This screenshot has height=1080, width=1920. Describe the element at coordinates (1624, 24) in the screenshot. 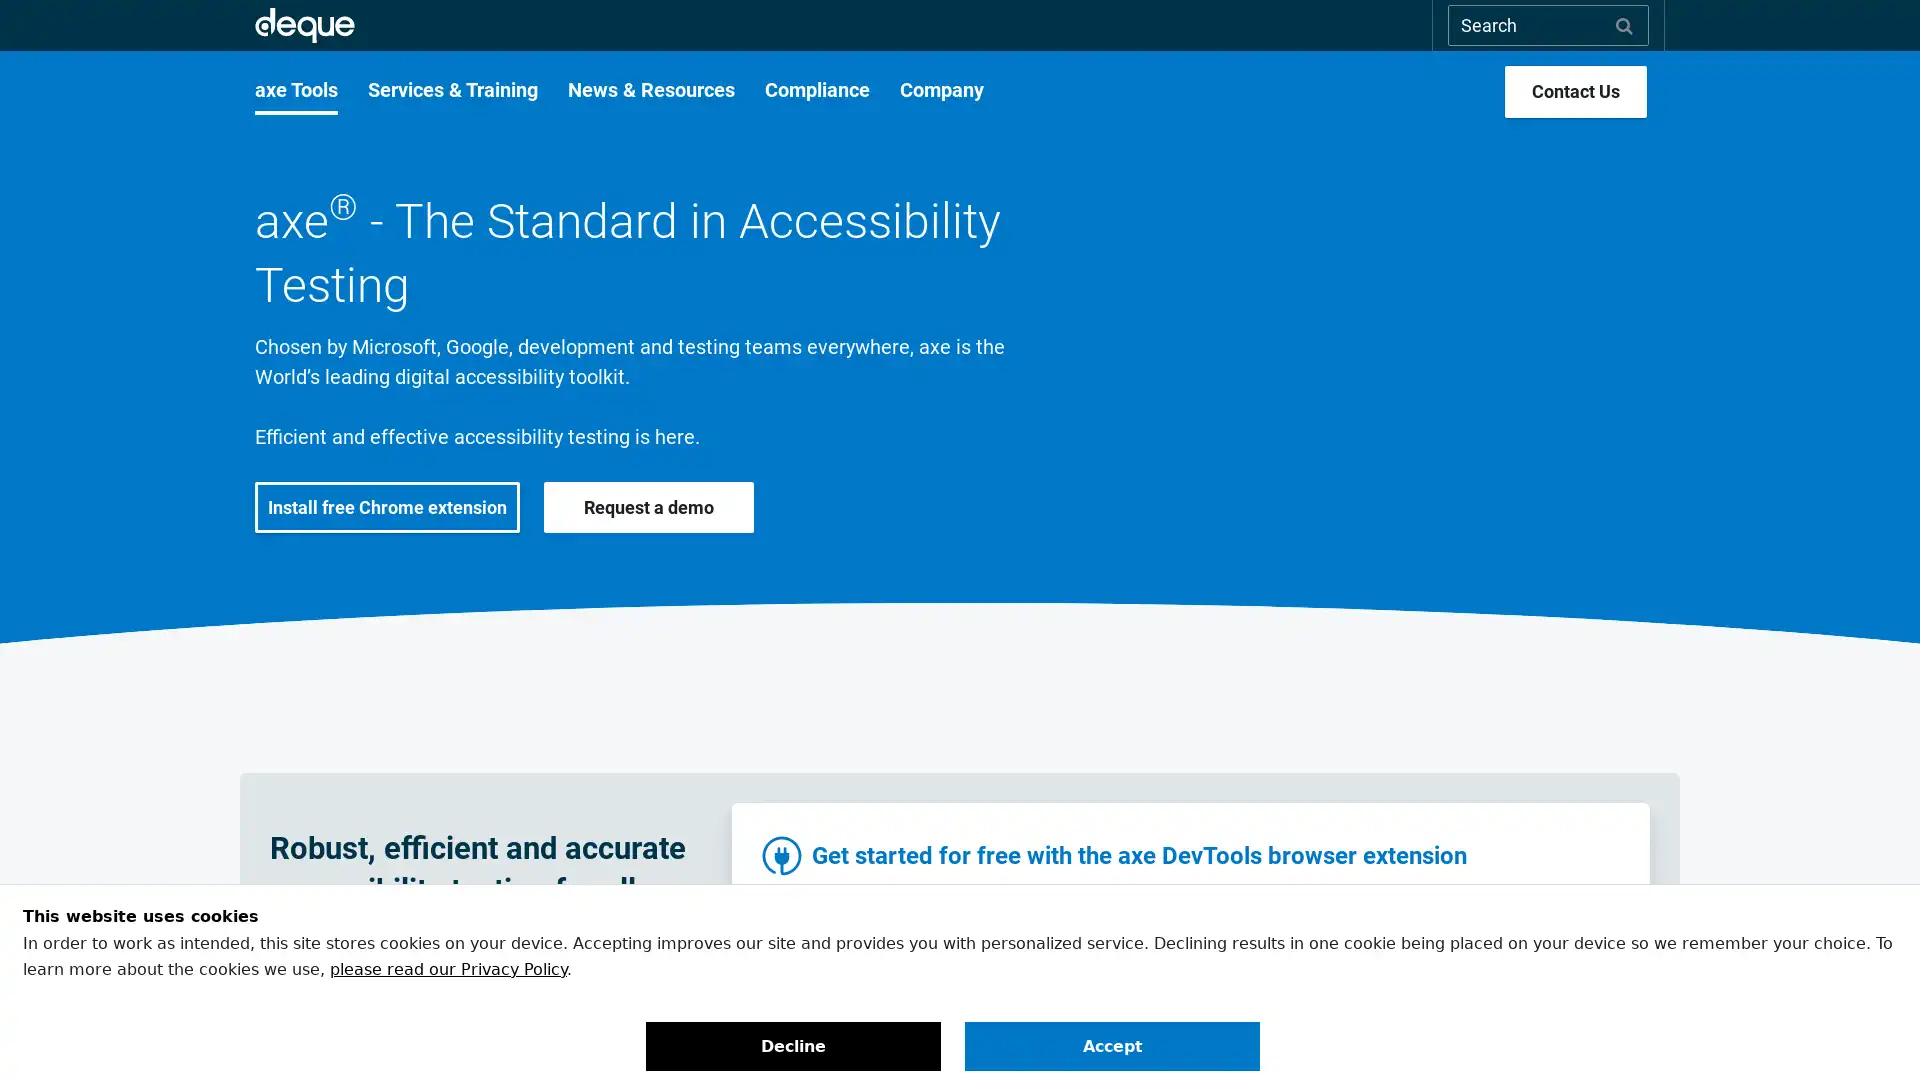

I see `Submit` at that location.